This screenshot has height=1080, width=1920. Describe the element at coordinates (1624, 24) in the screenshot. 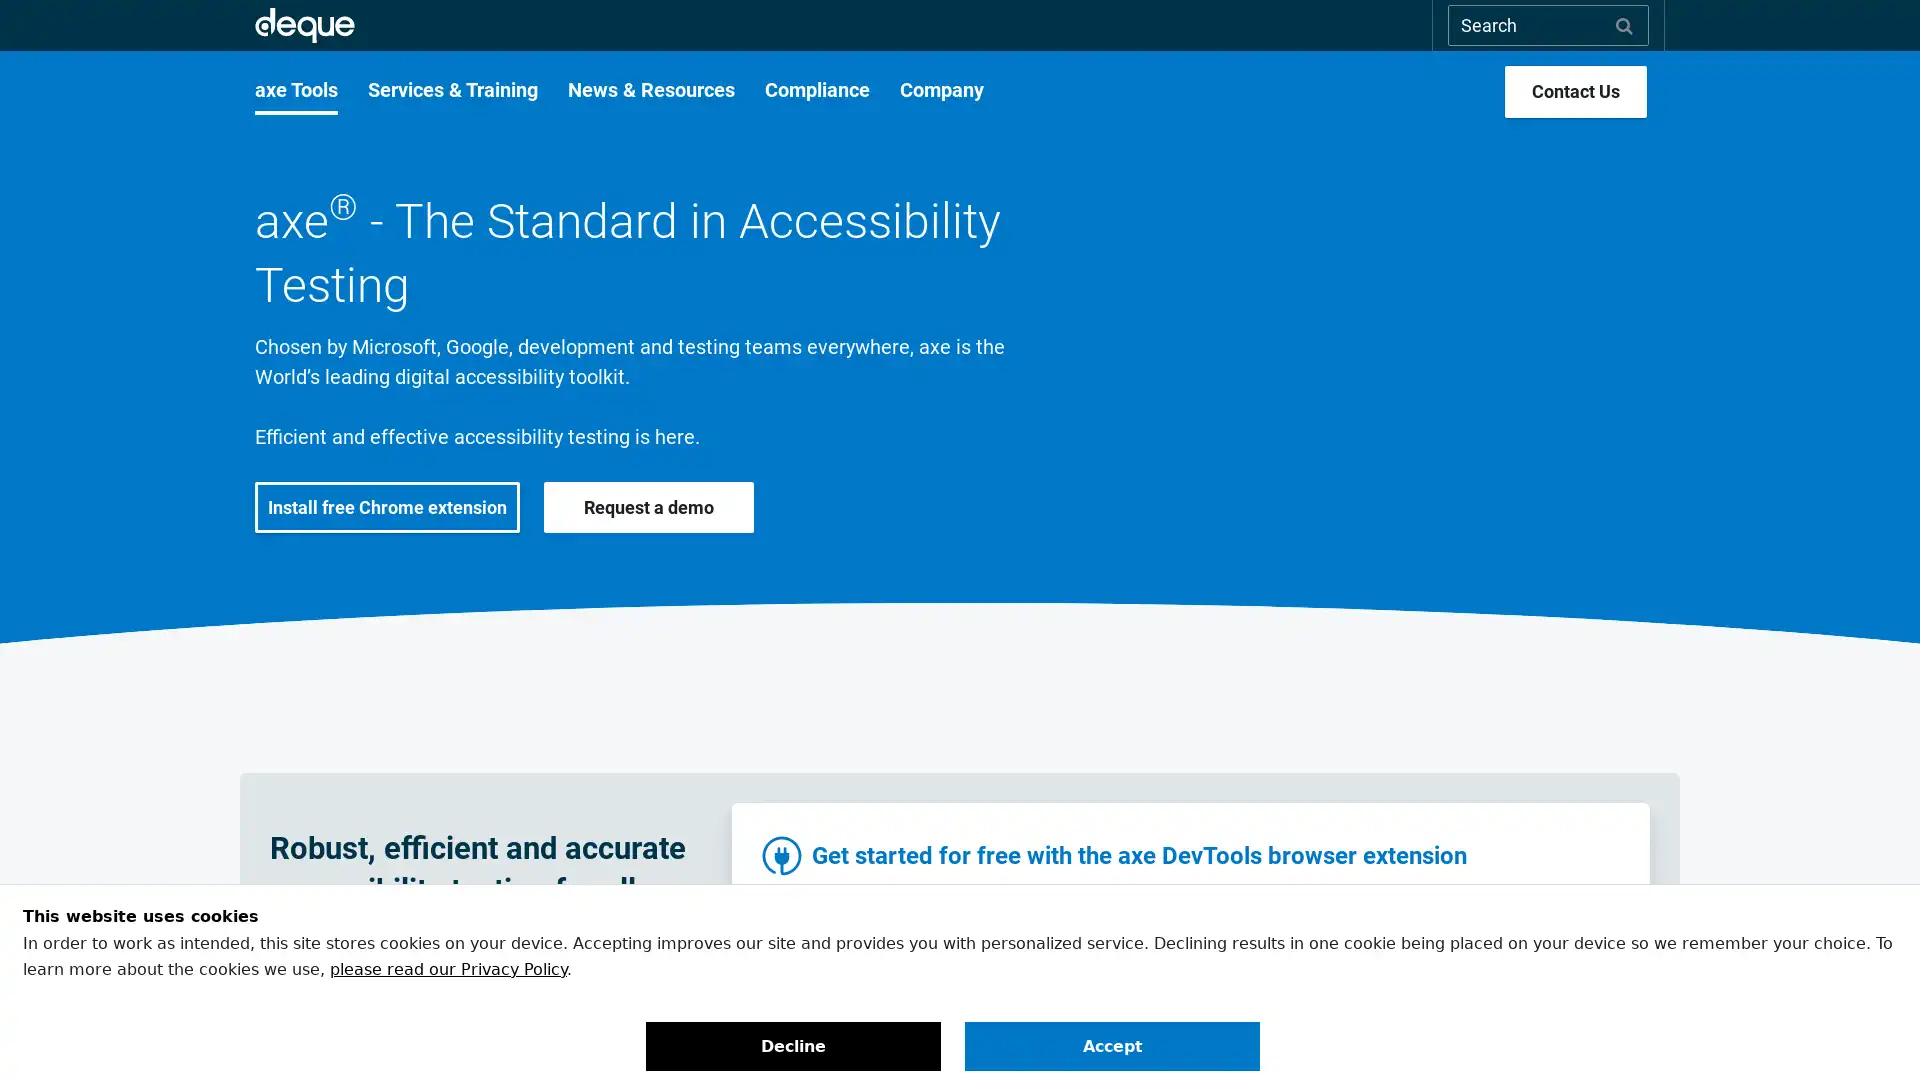

I see `Submit` at that location.